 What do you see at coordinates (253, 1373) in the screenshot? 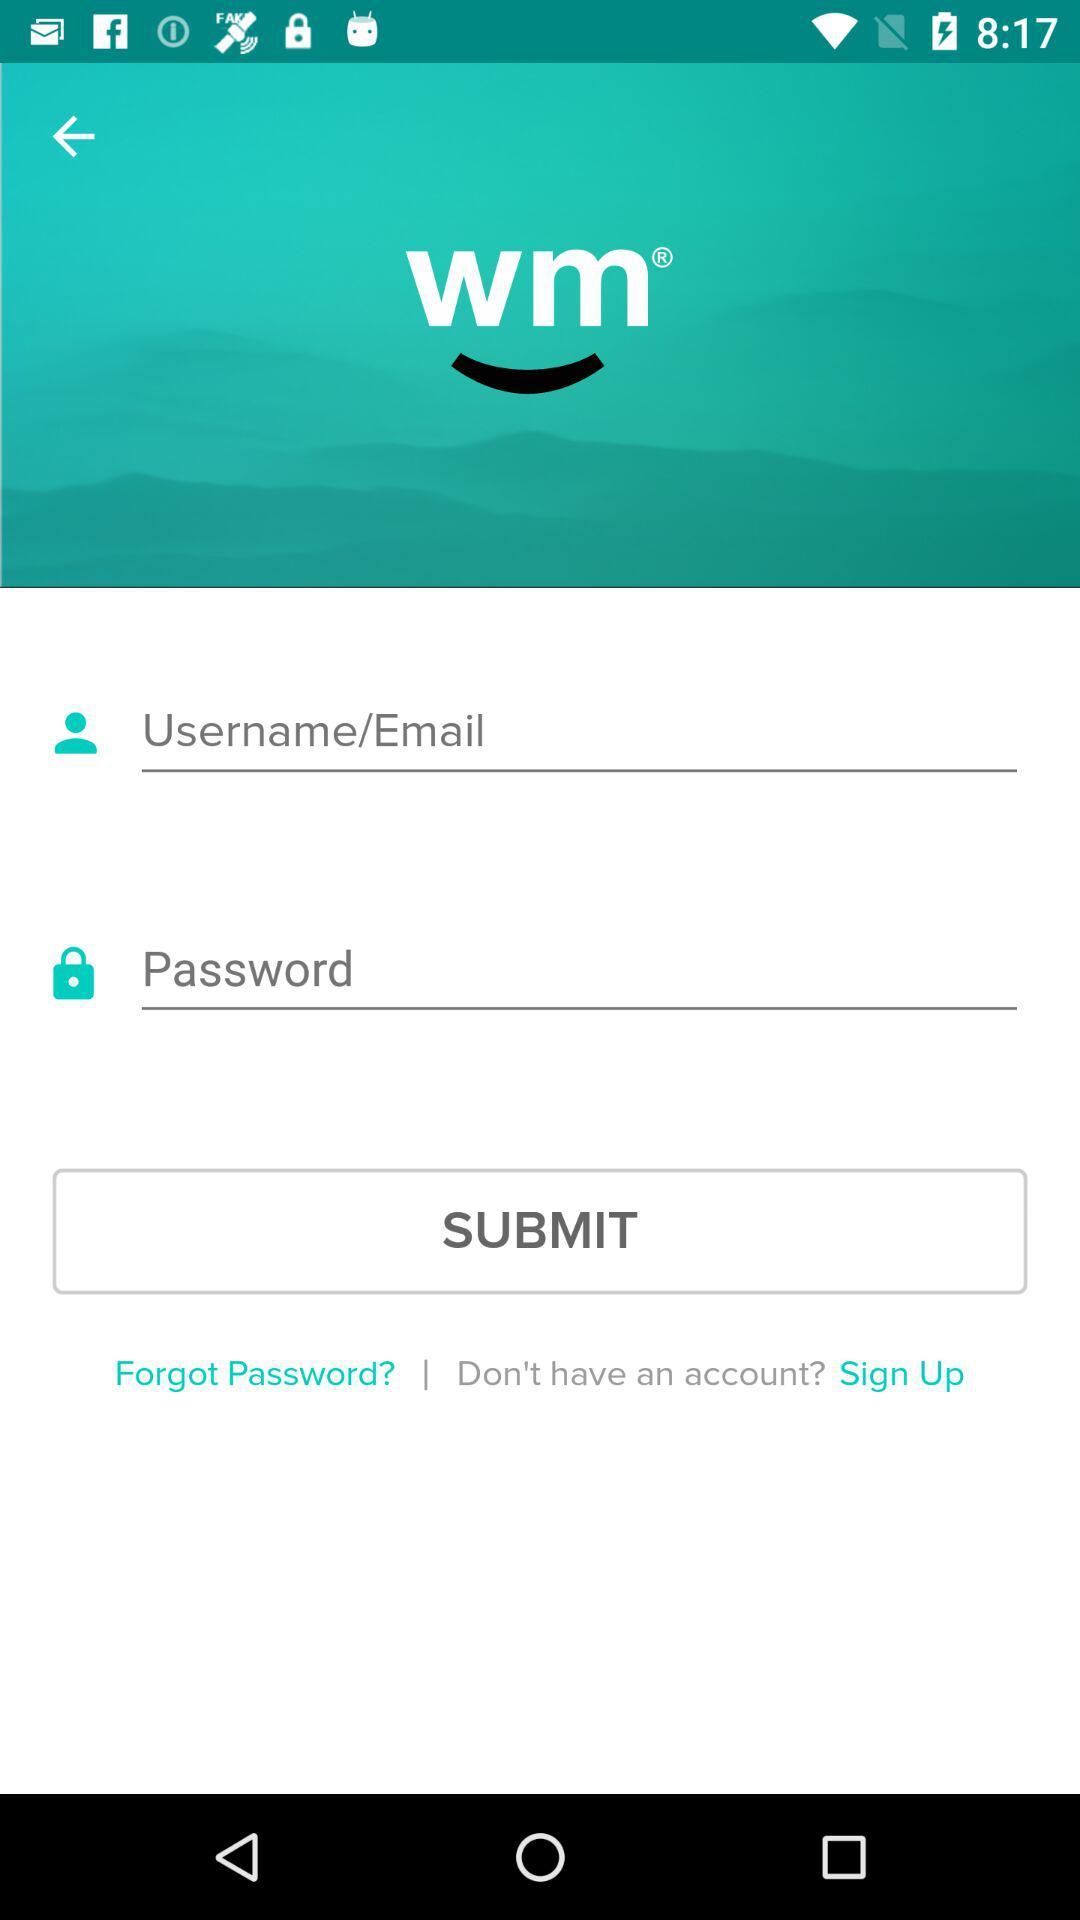
I see `the item below submit` at bounding box center [253, 1373].